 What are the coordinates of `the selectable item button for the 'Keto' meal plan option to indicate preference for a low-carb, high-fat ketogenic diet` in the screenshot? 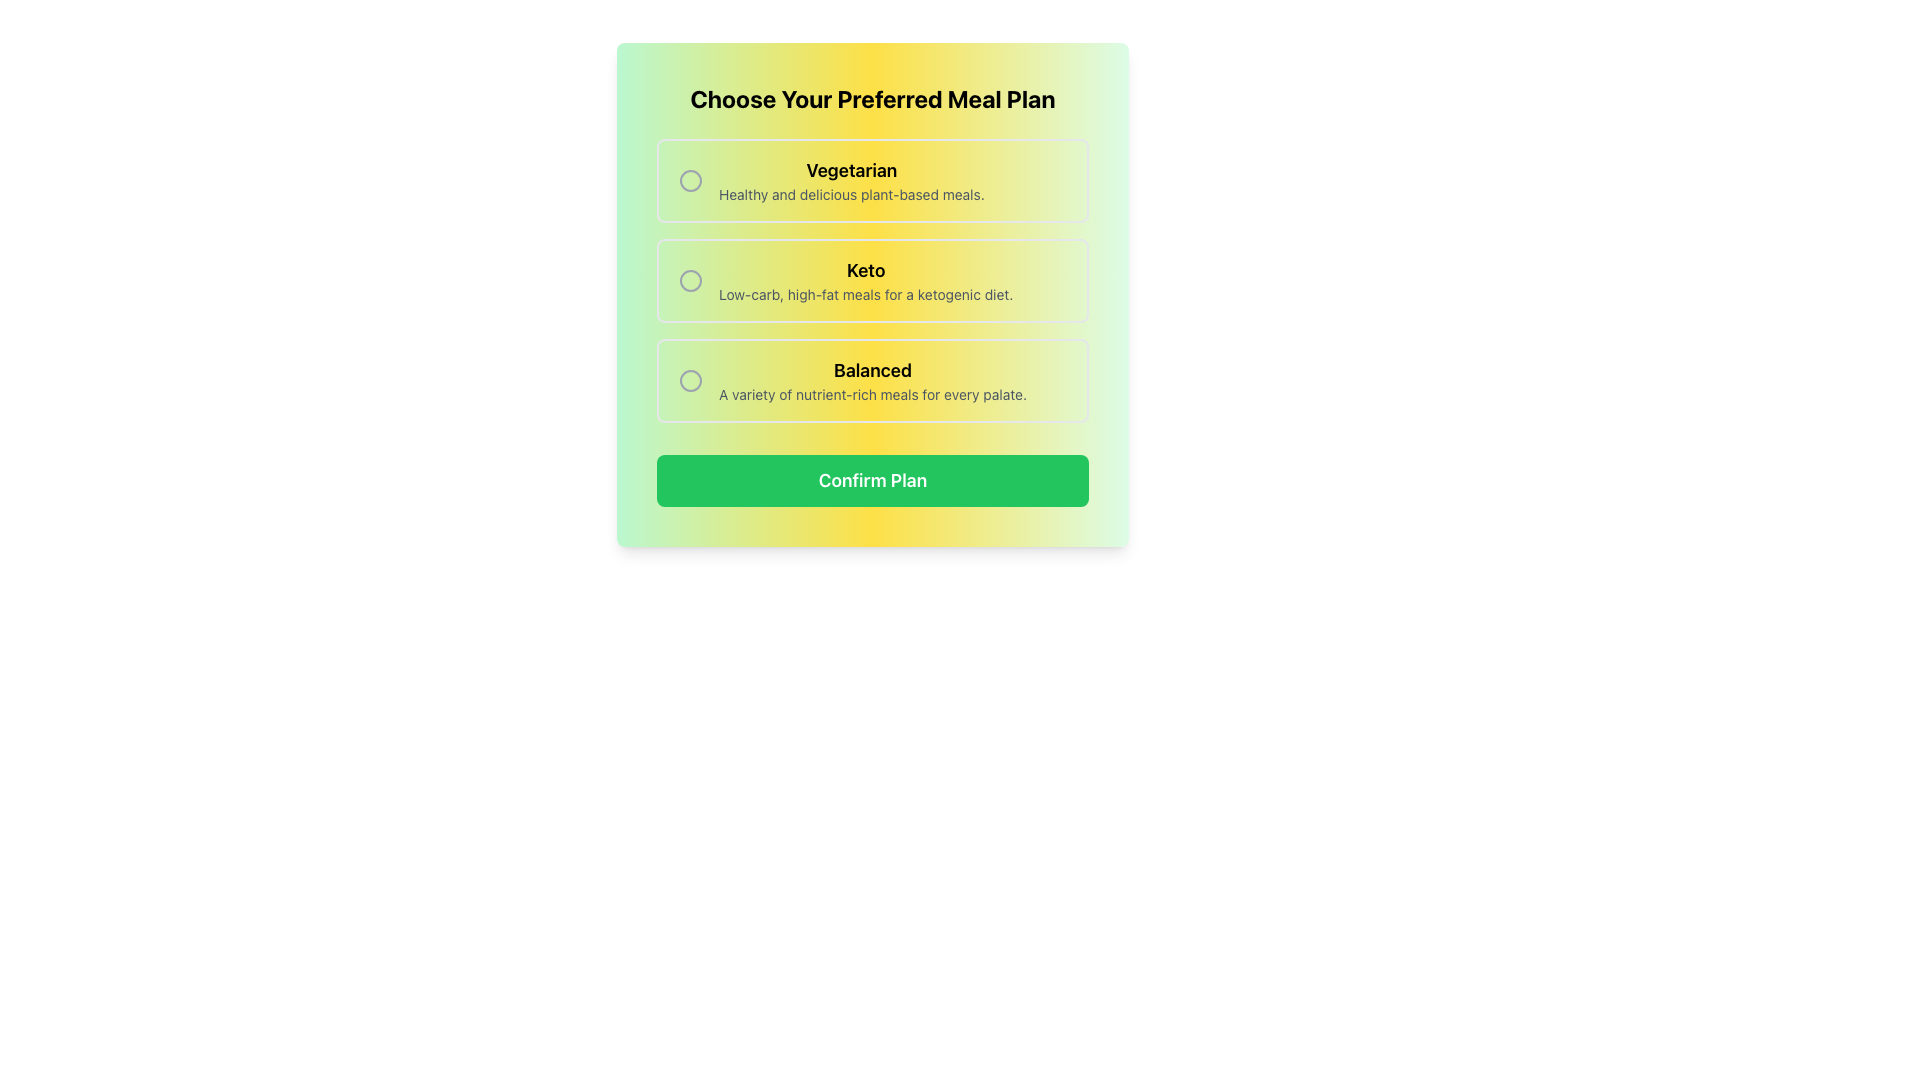 It's located at (873, 281).